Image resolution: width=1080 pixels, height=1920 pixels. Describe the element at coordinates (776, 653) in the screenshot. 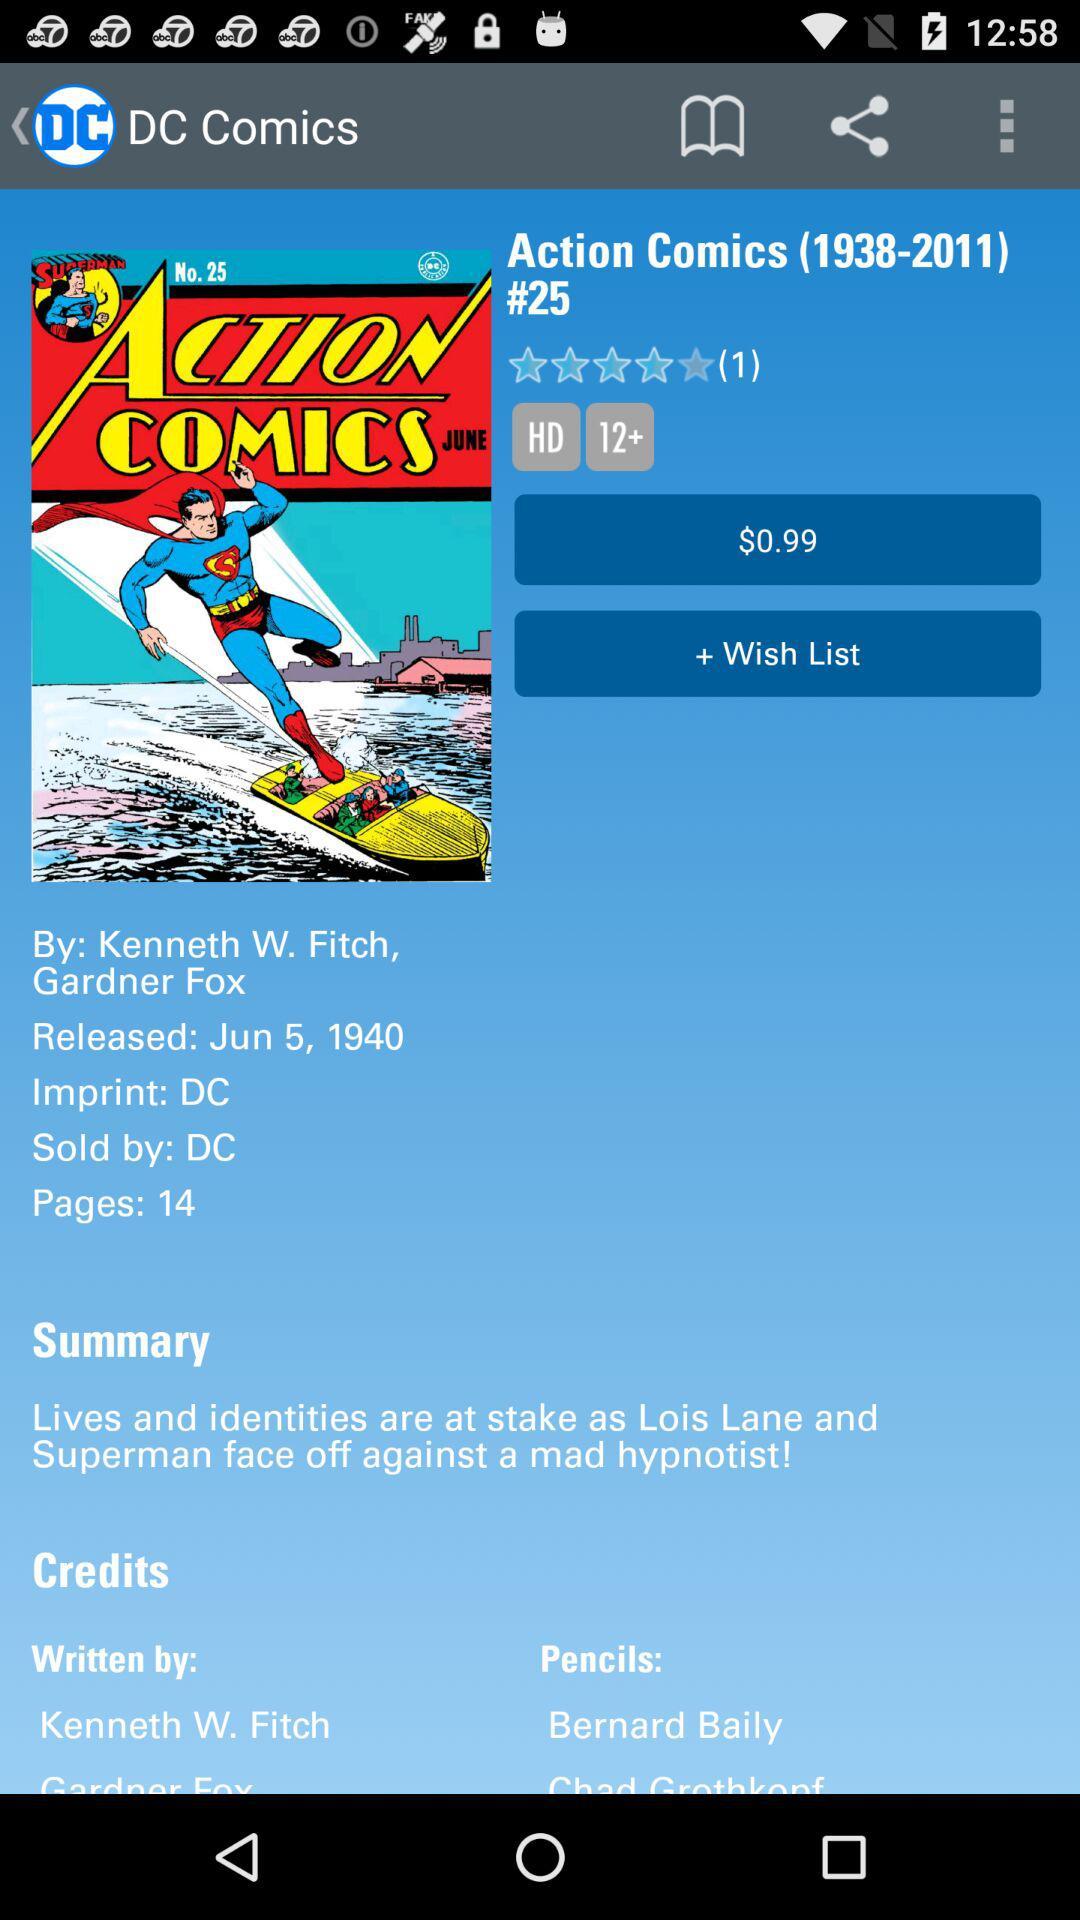

I see `the + wish list on the right` at that location.